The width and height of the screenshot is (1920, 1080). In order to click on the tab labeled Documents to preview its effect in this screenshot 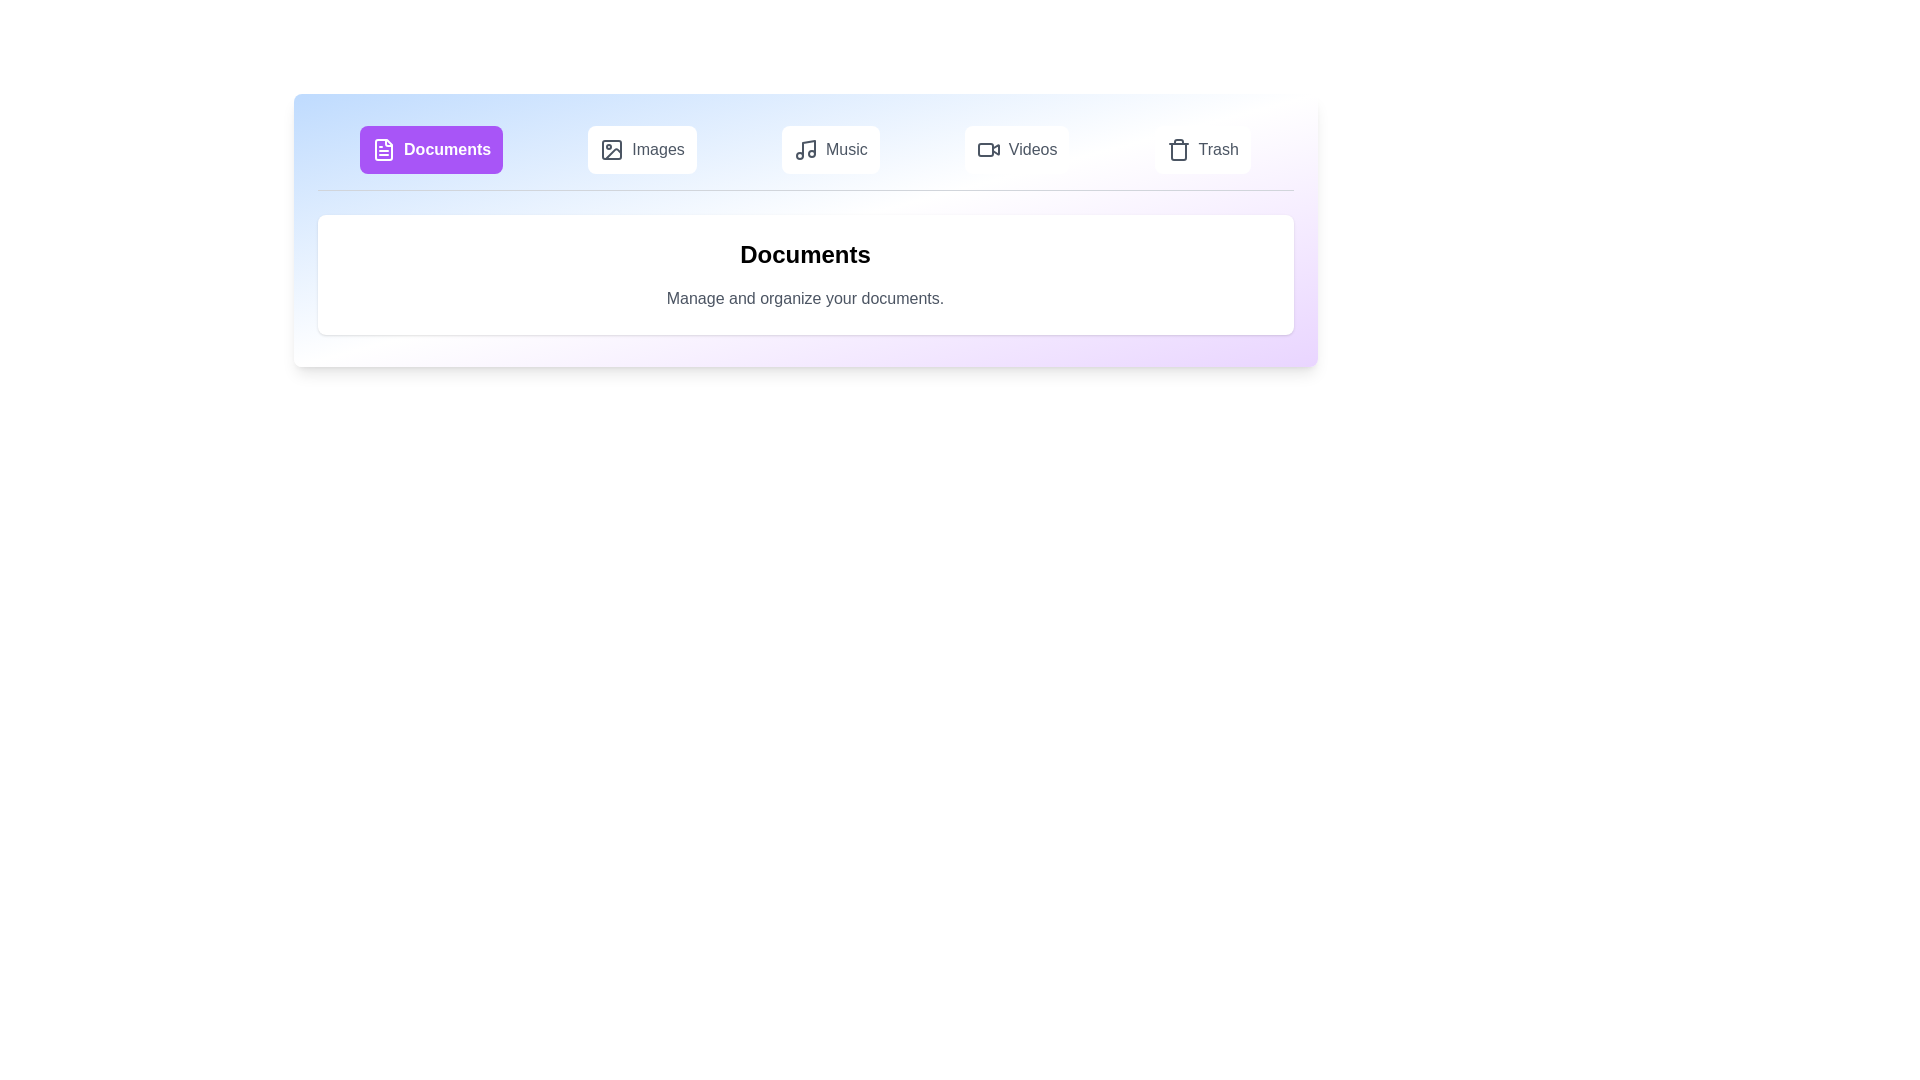, I will do `click(430, 149)`.